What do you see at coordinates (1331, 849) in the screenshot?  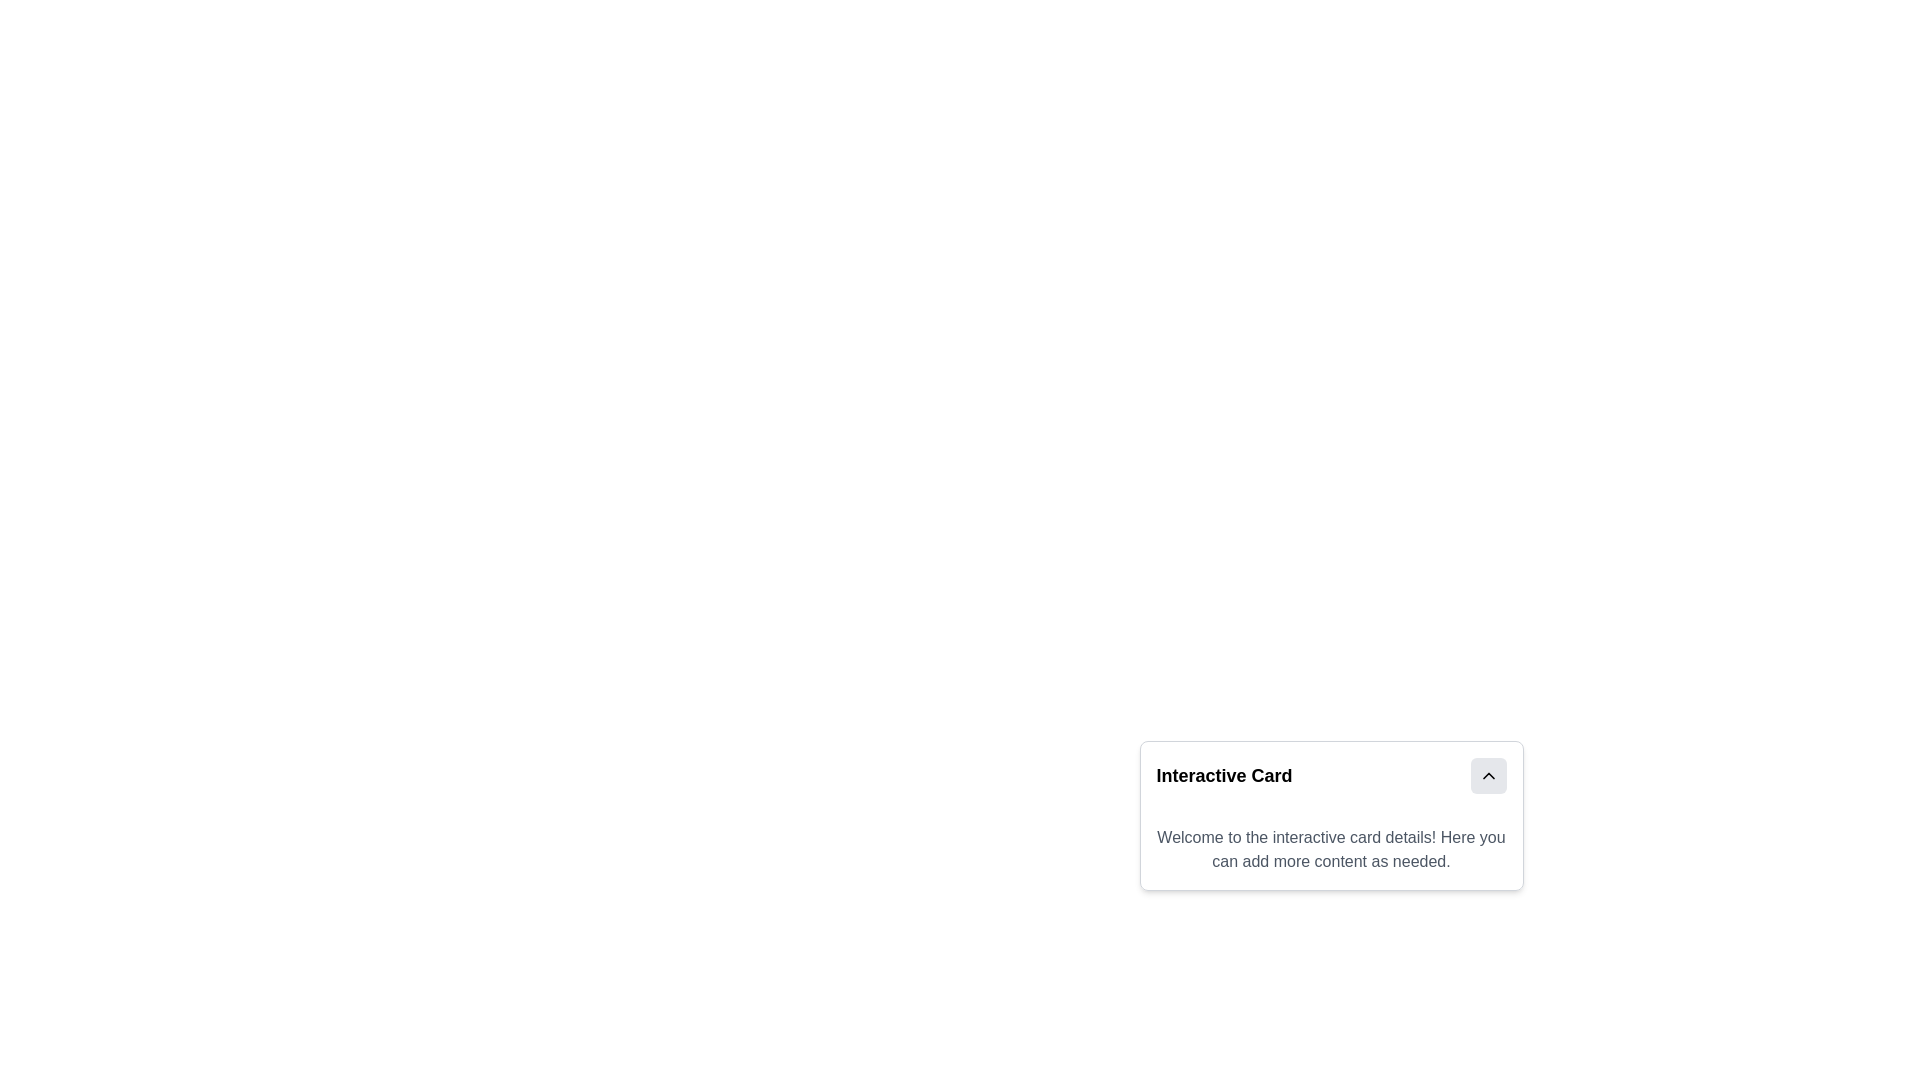 I see `the informational text block within the interactive card component, located beneath the header 'Interactive Card'` at bounding box center [1331, 849].